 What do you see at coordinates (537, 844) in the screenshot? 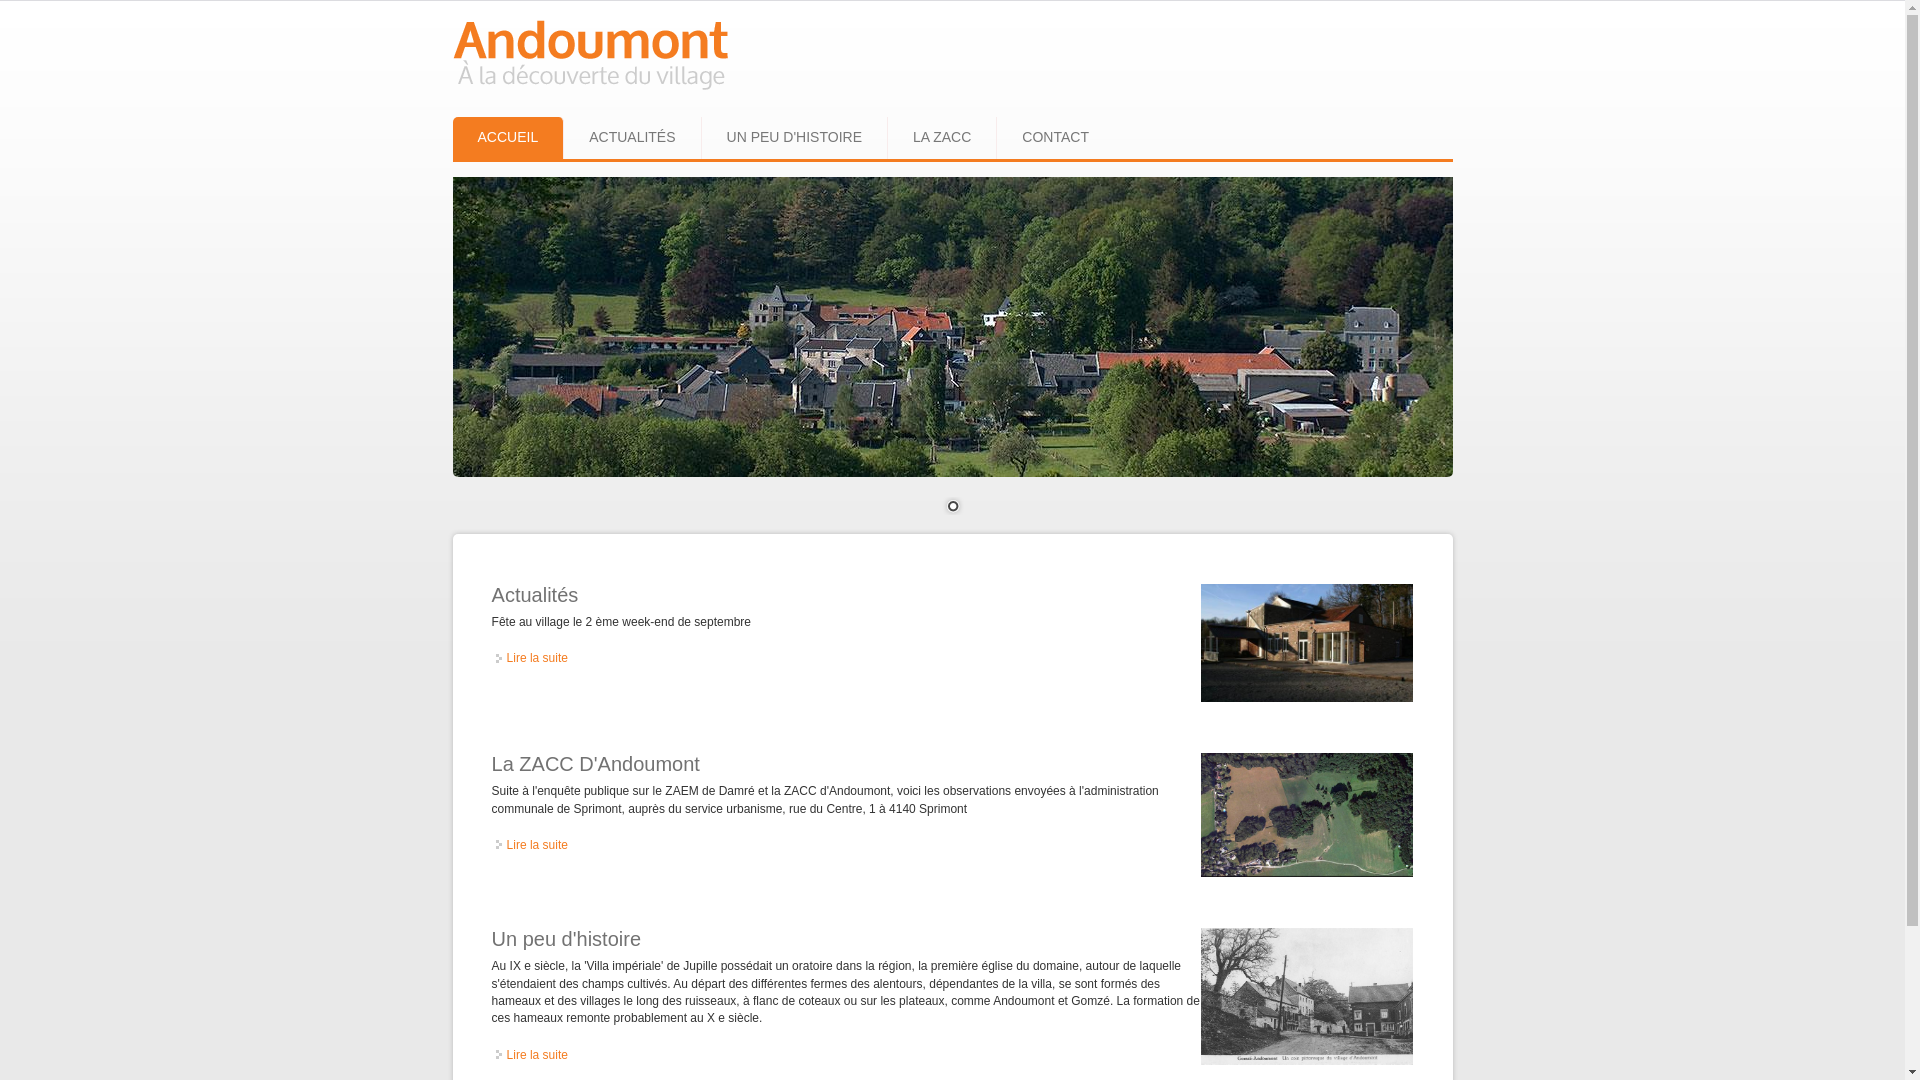
I see `'Lire la suite` at bounding box center [537, 844].